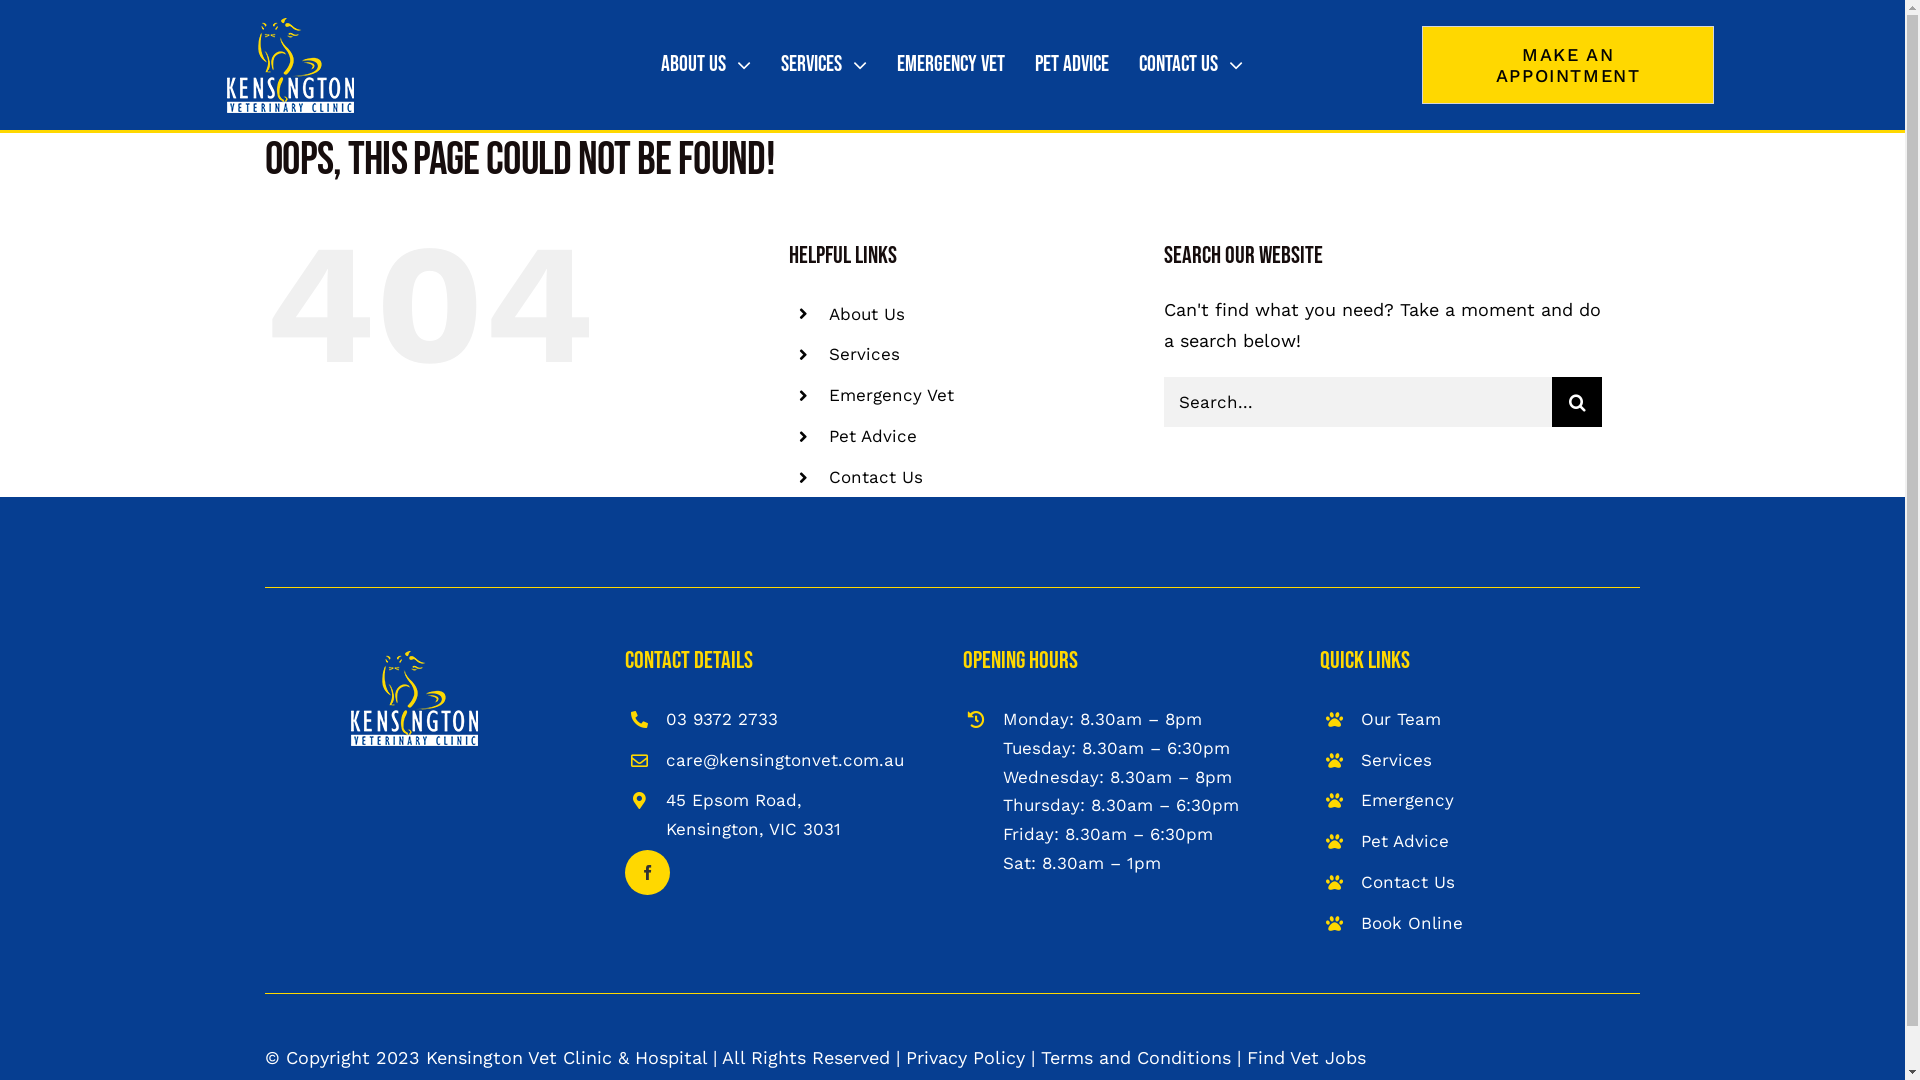 Image resolution: width=1920 pixels, height=1080 pixels. What do you see at coordinates (1070, 64) in the screenshot?
I see `'PET ADVICE'` at bounding box center [1070, 64].